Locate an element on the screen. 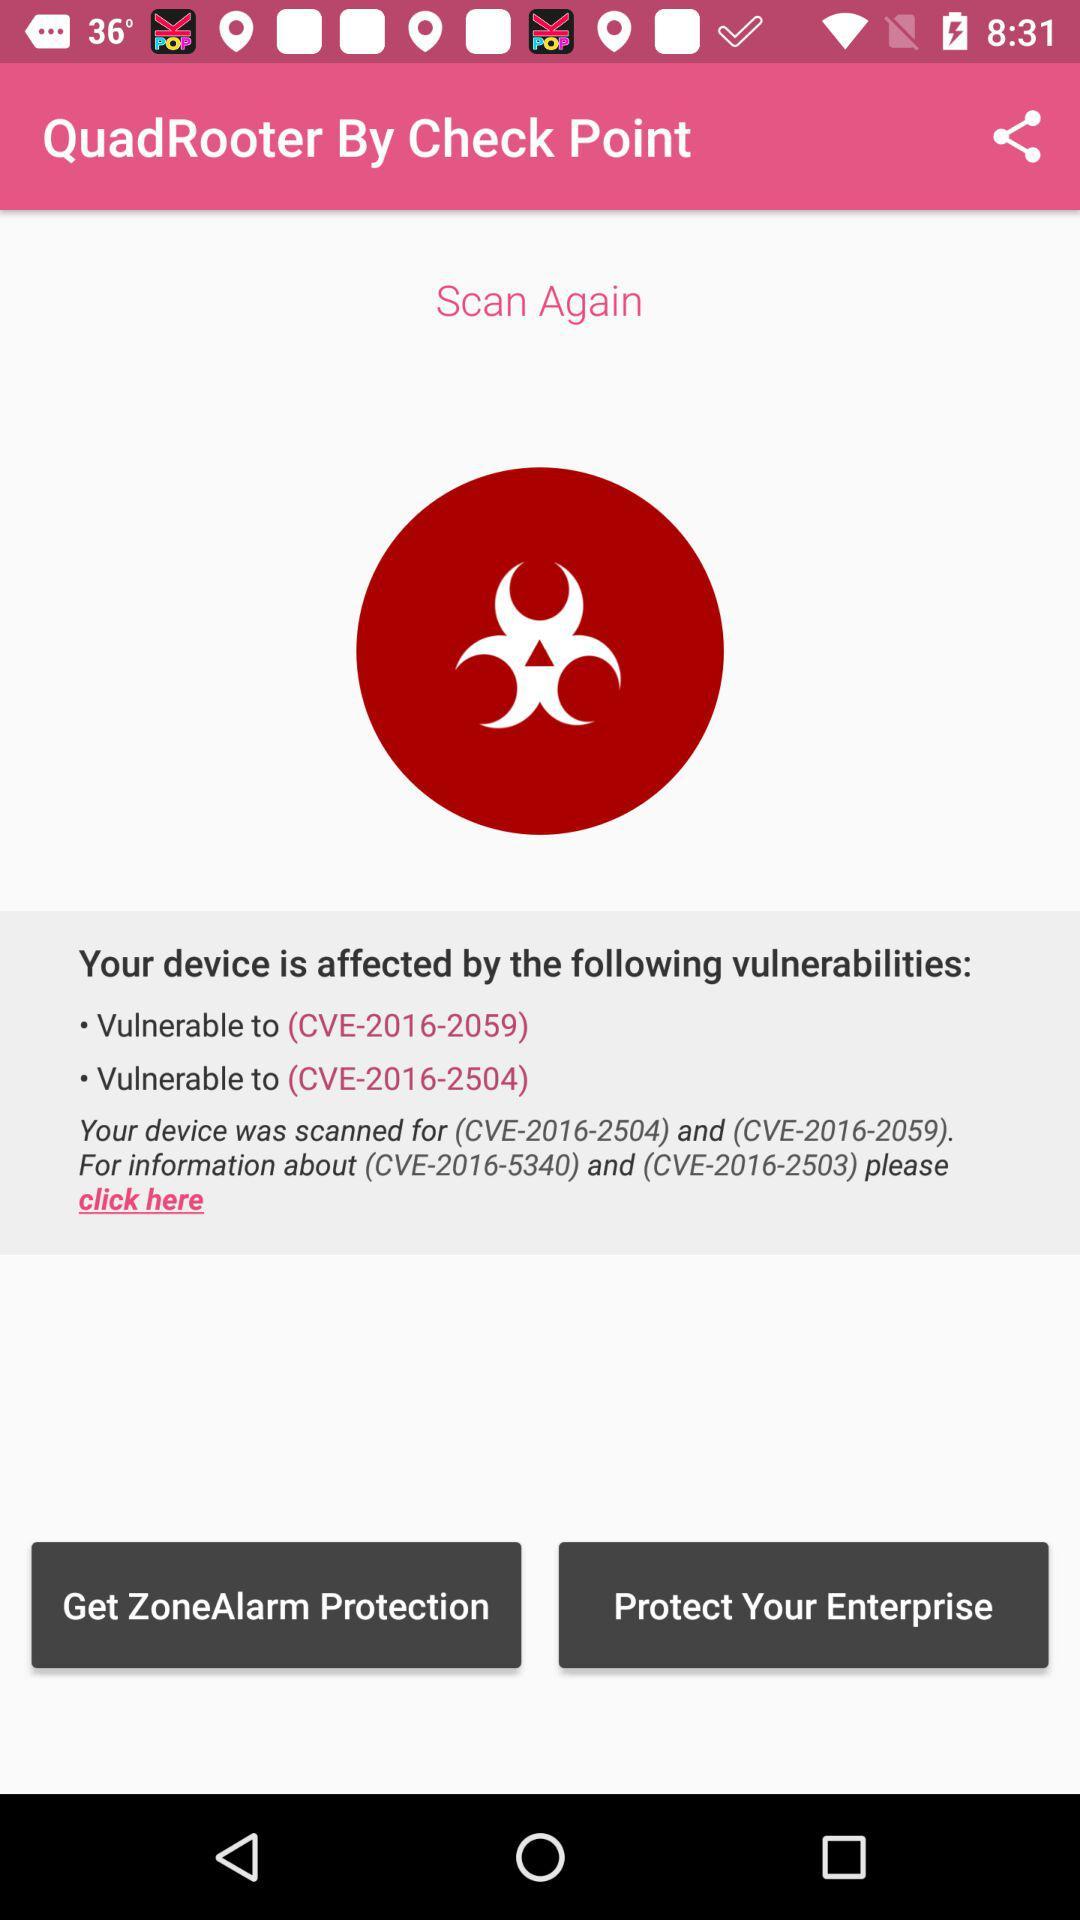 The width and height of the screenshot is (1080, 1920). the item next to the quadrooter by check app is located at coordinates (1017, 135).